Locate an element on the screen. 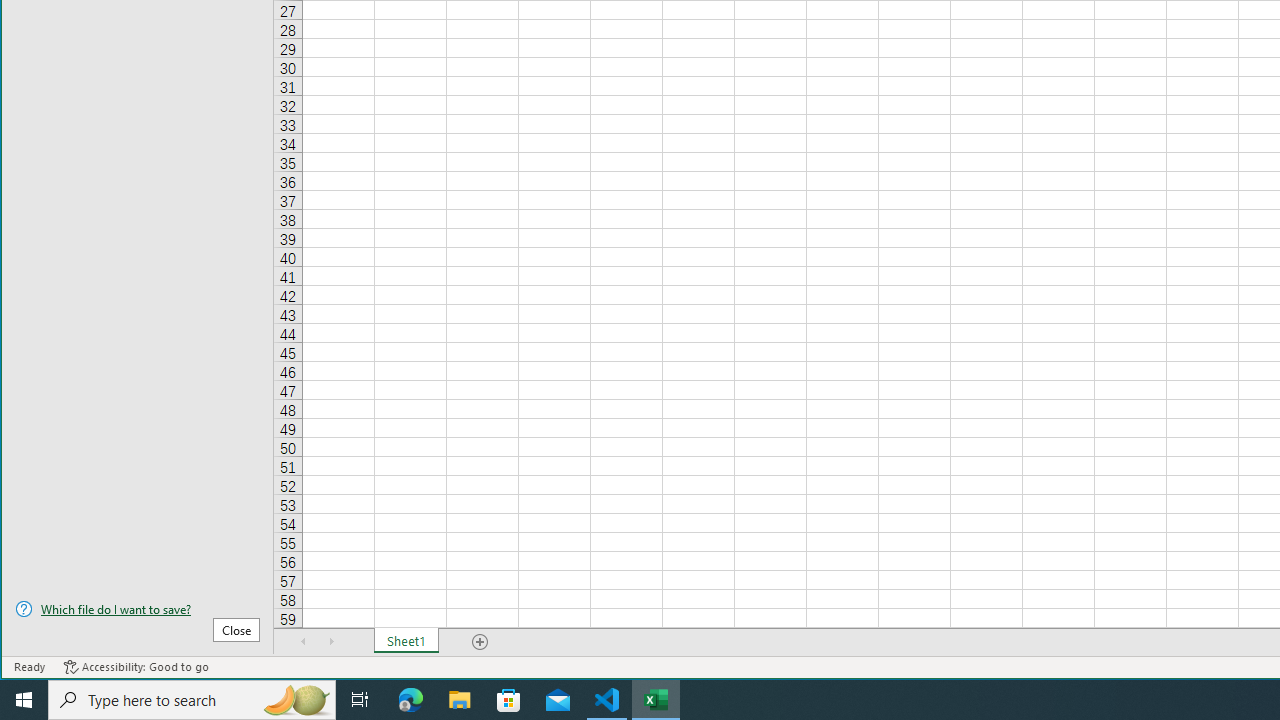 Image resolution: width=1280 pixels, height=720 pixels. 'Scroll Right' is located at coordinates (331, 641).